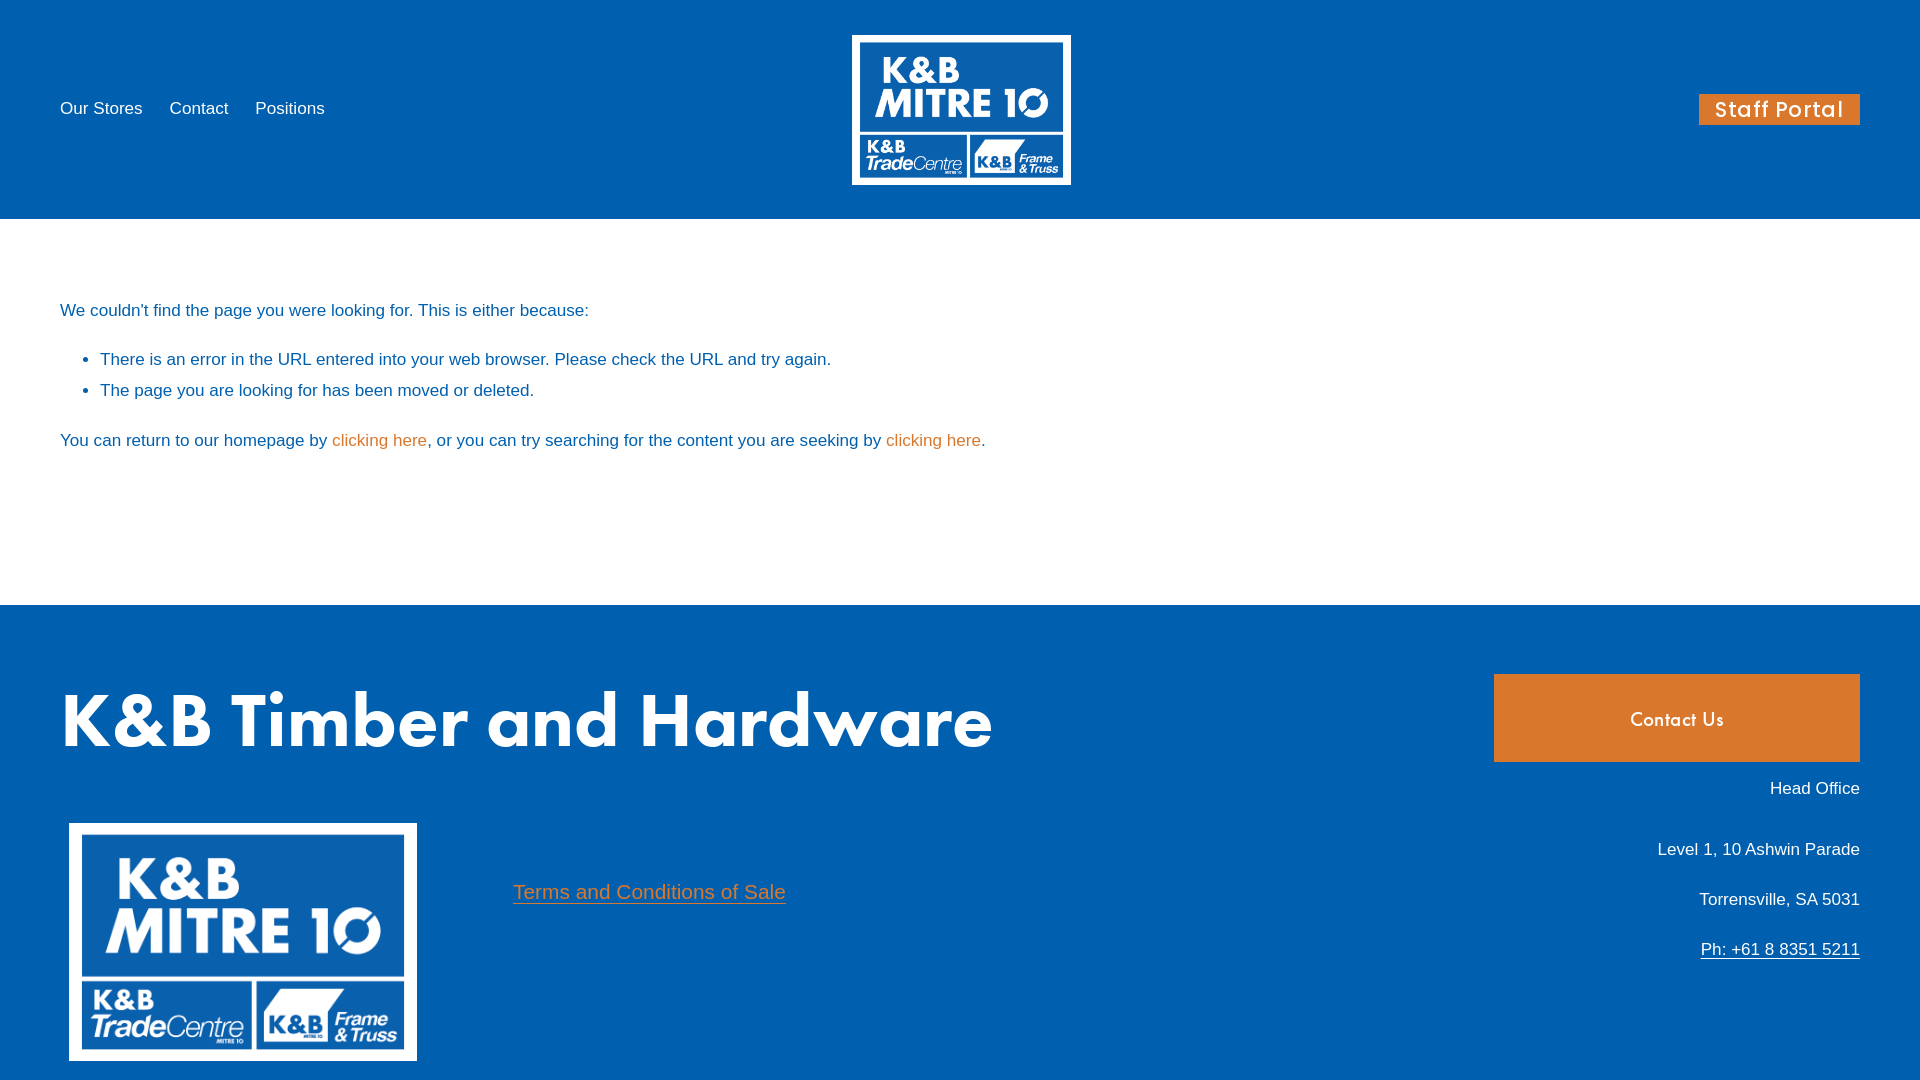 The width and height of the screenshot is (1920, 1080). I want to click on 'Contact', so click(199, 108).